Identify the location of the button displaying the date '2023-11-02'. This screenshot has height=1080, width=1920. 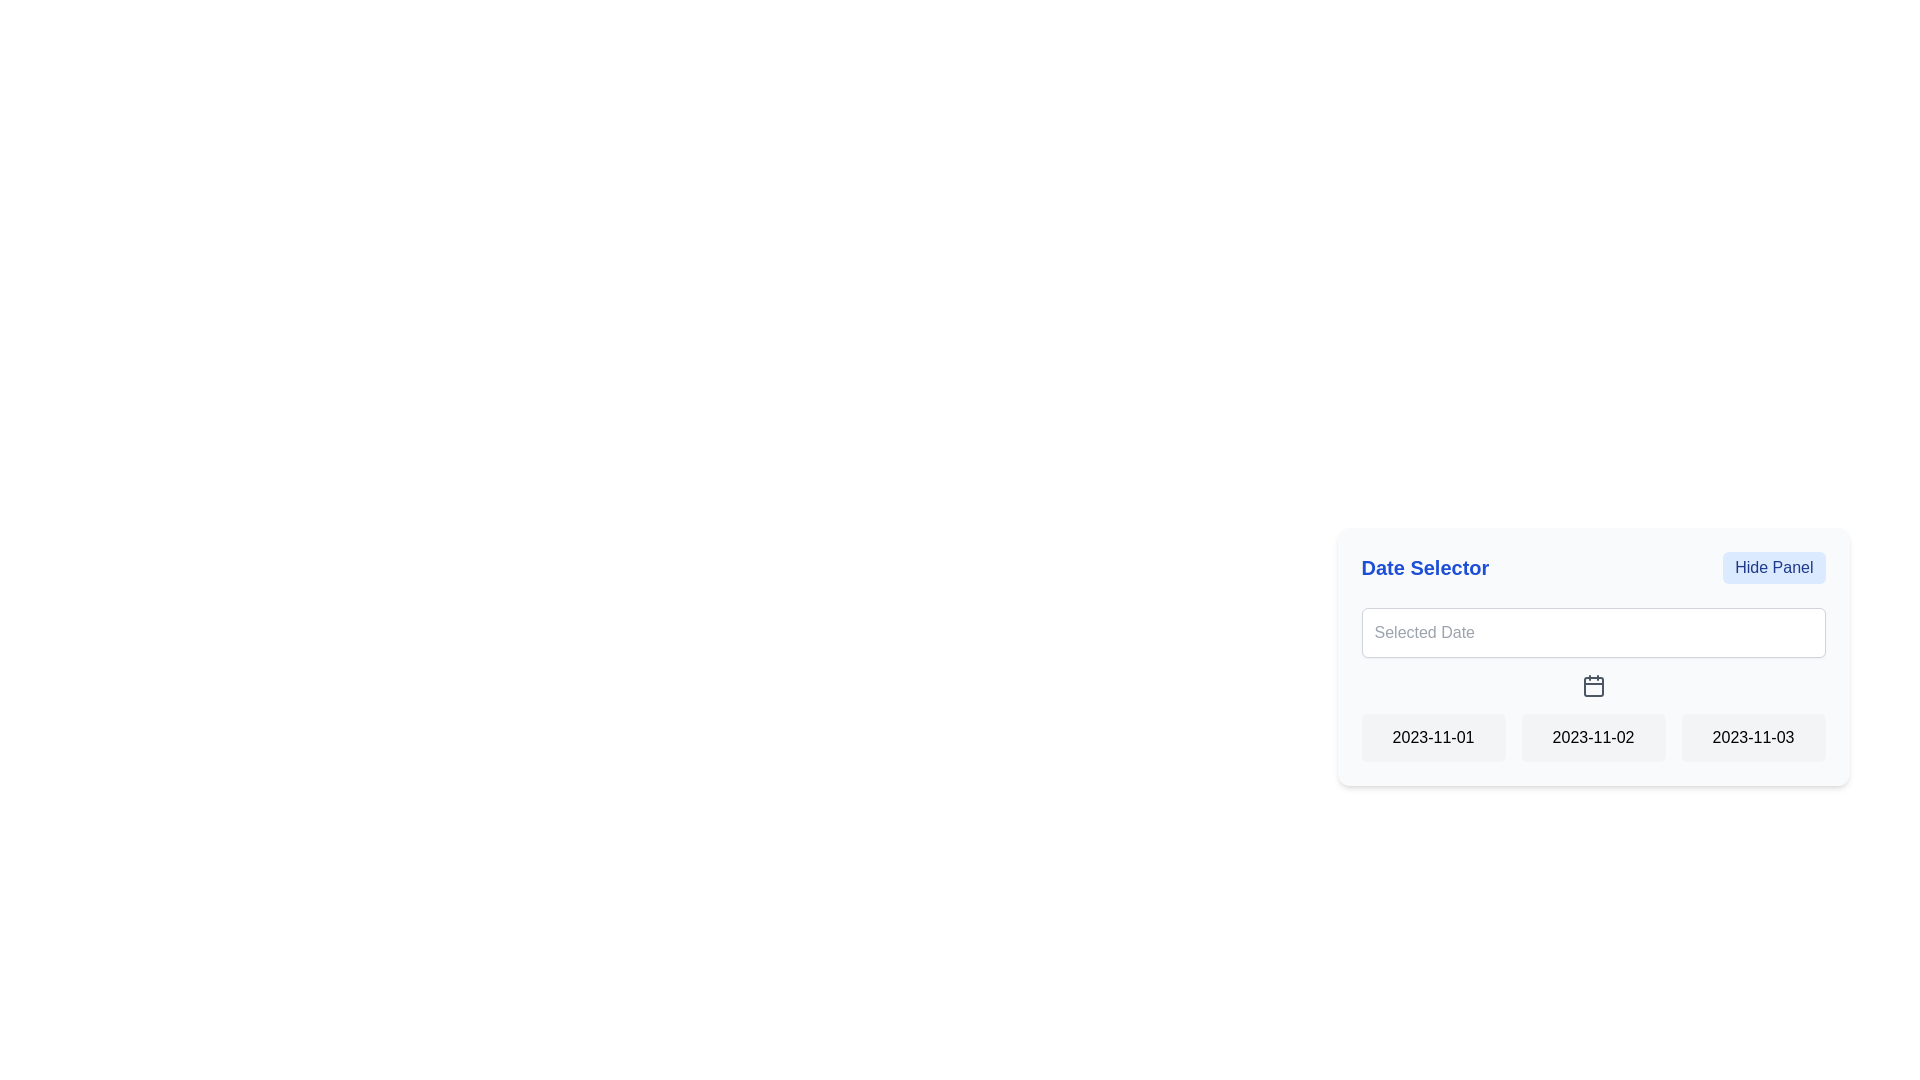
(1592, 737).